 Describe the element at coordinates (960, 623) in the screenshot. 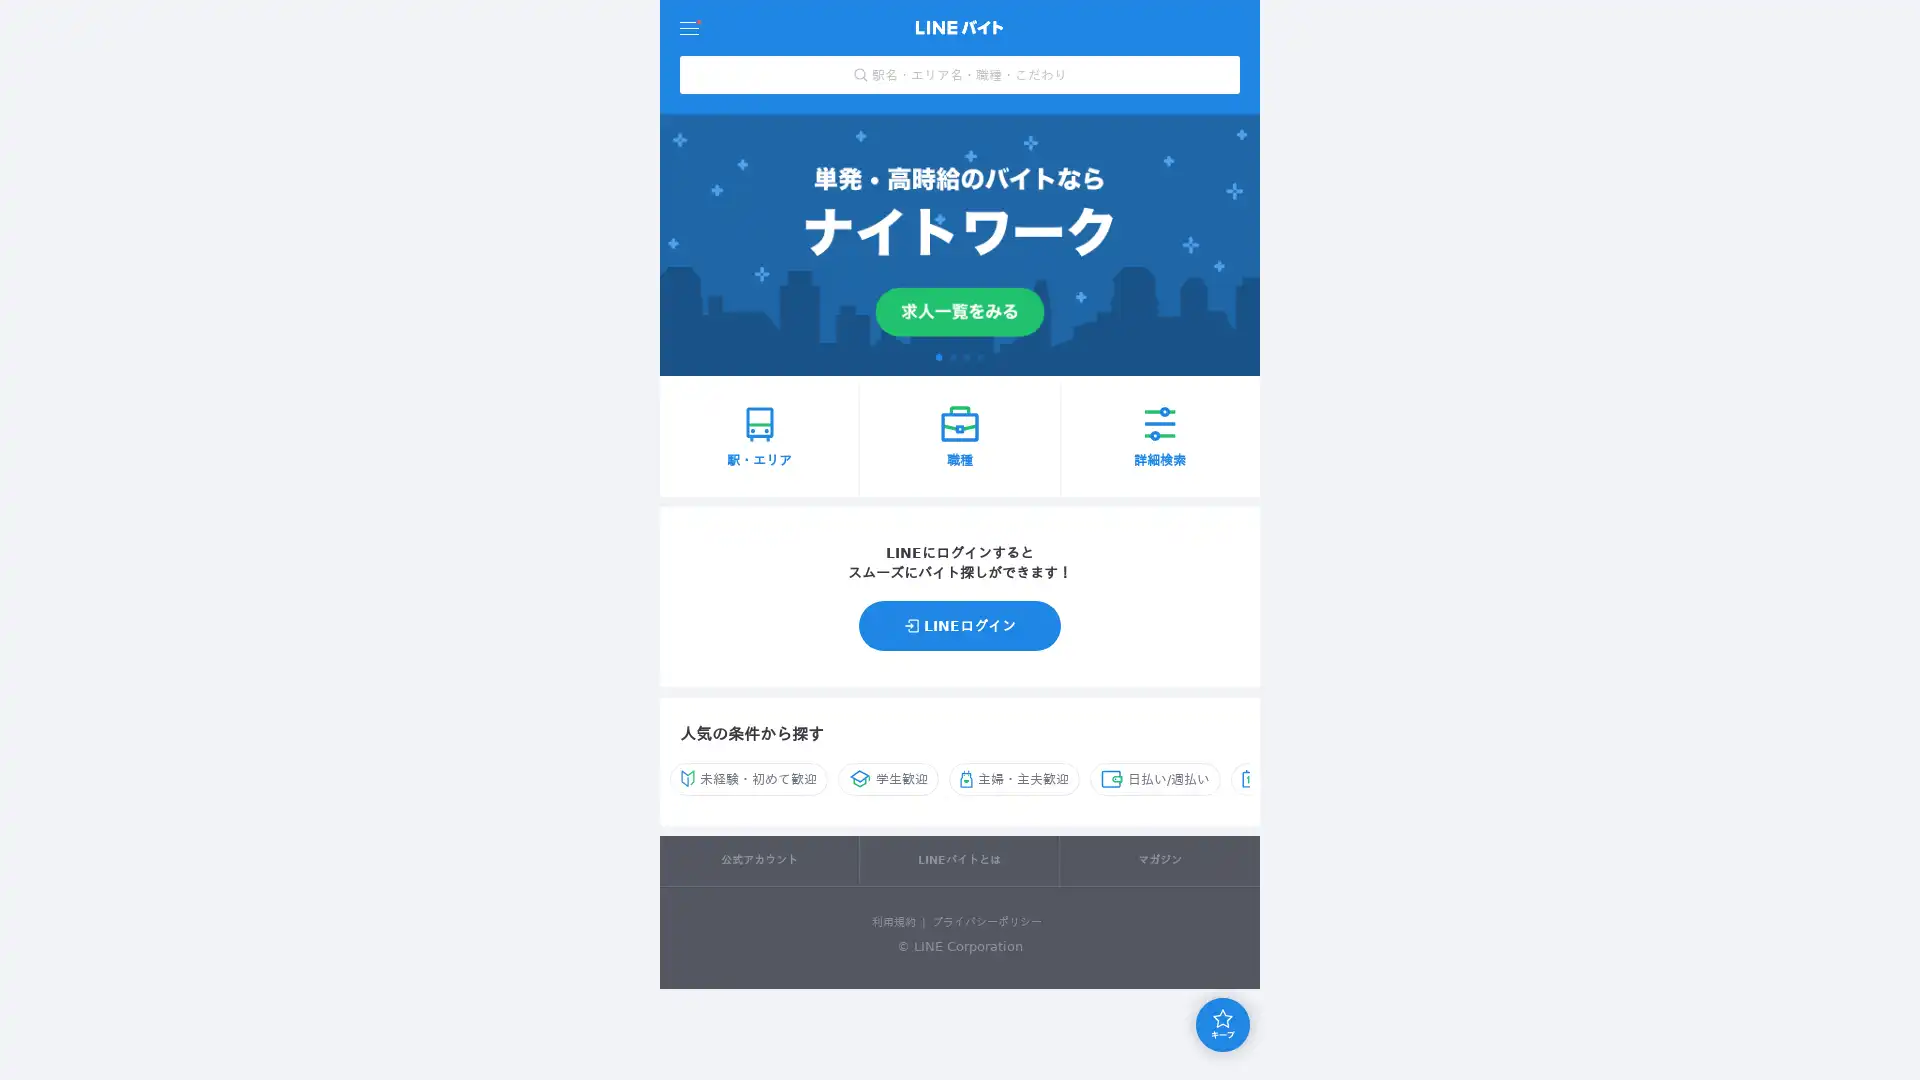

I see `LINE` at that location.